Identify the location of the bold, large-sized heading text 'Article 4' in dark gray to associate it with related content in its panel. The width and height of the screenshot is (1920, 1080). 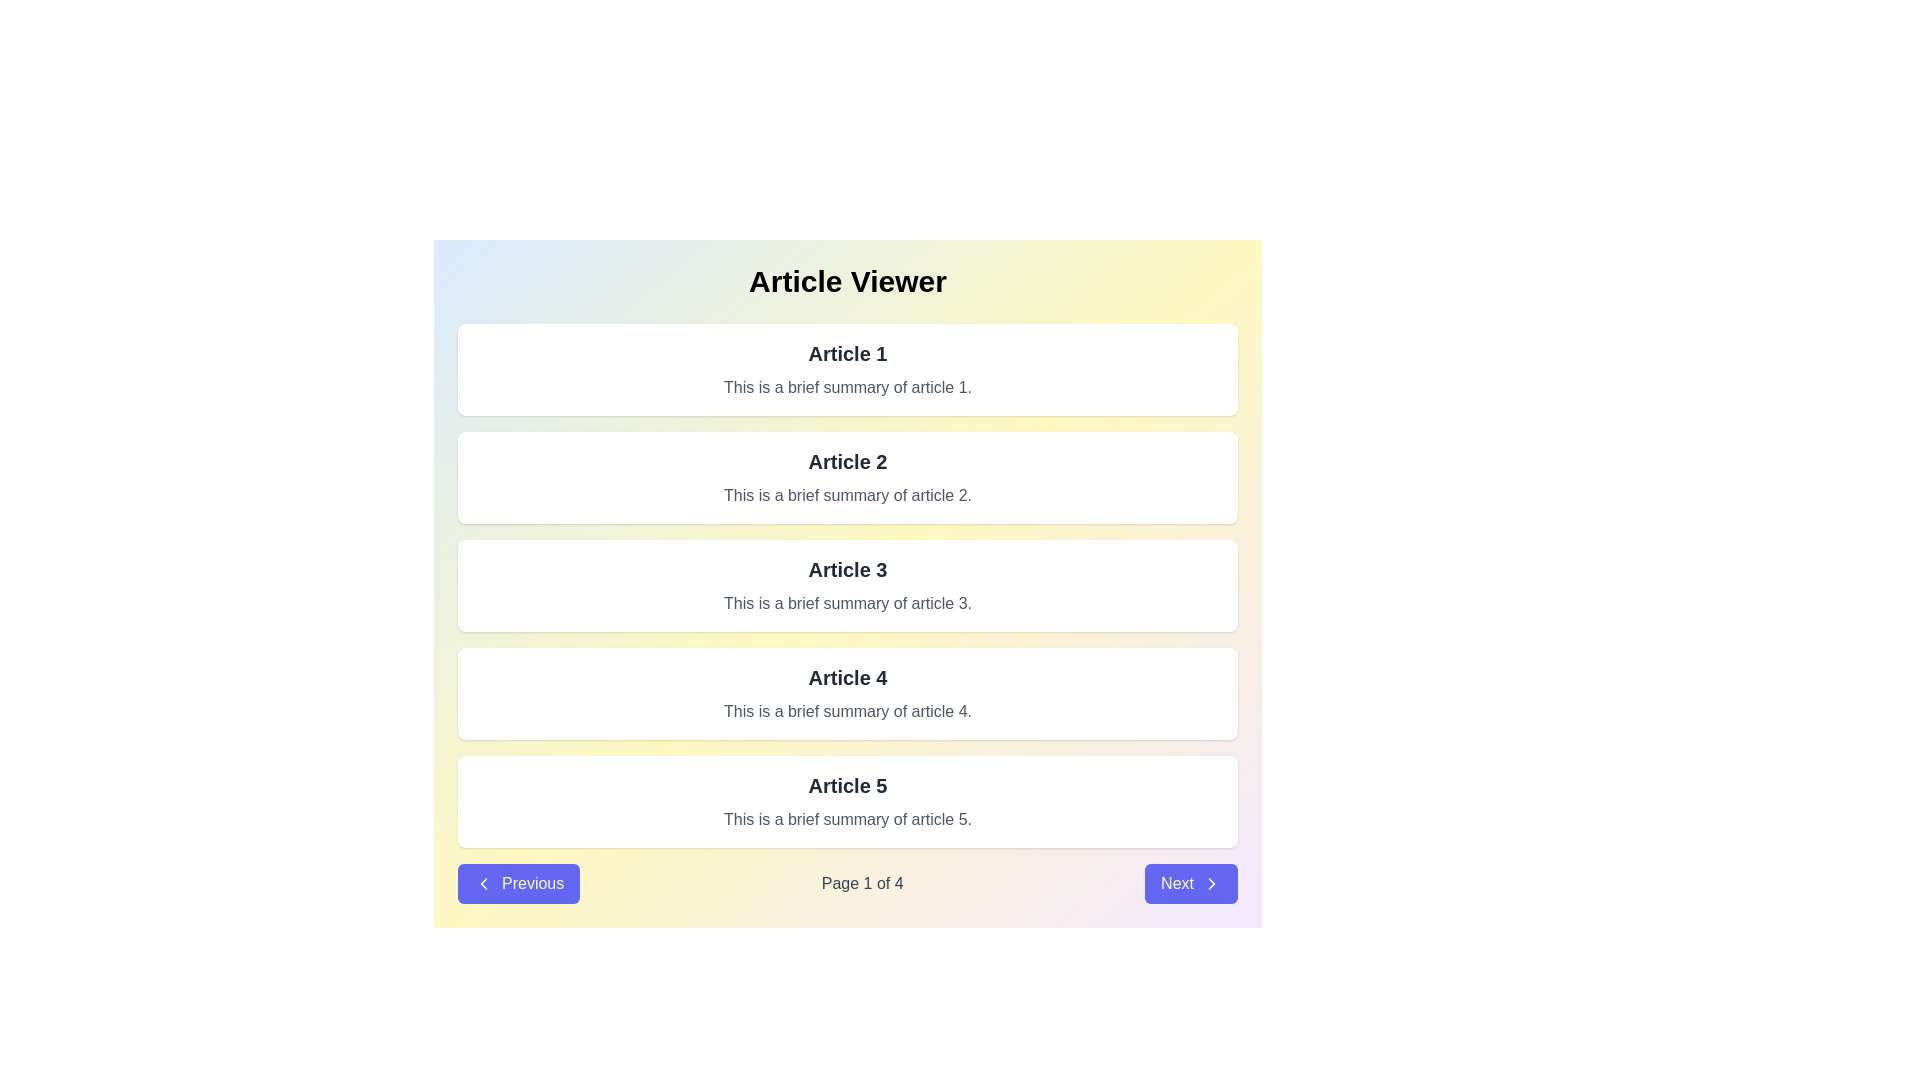
(848, 677).